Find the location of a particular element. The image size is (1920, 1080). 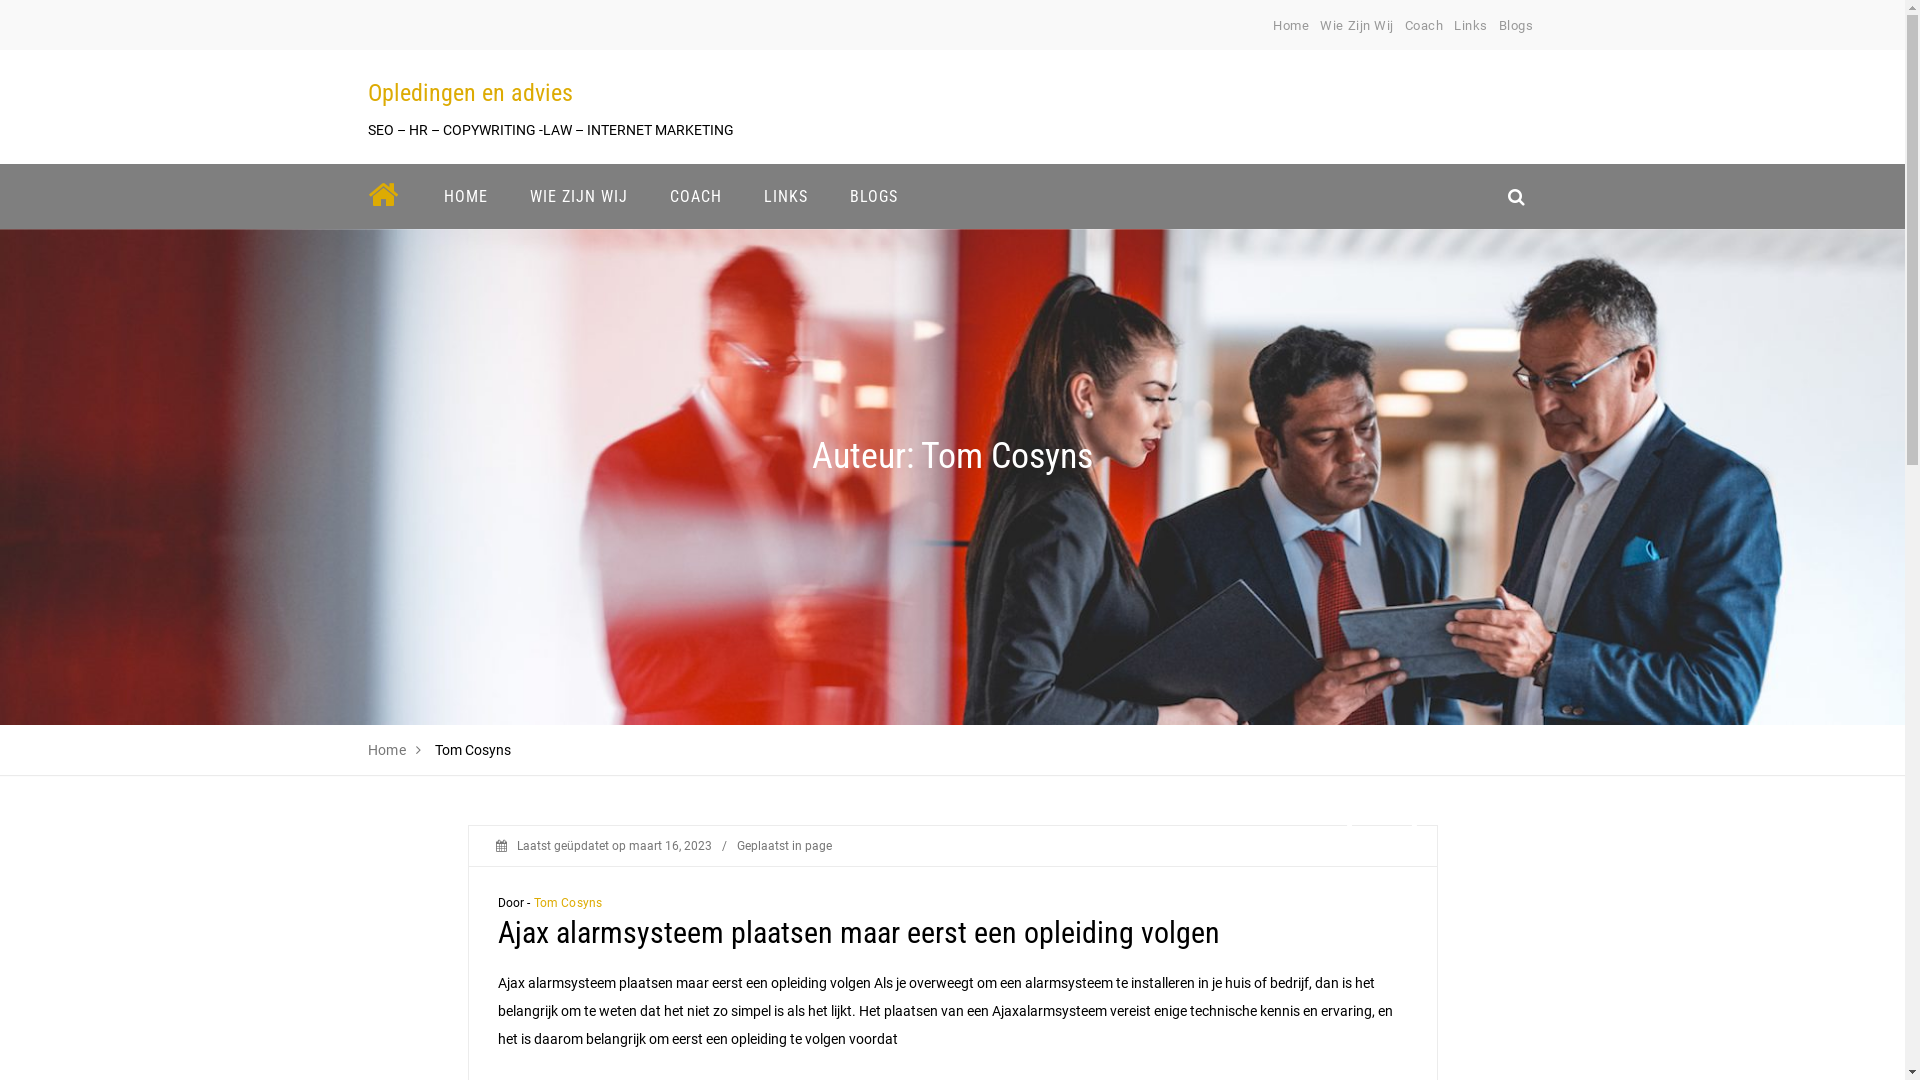

'HOME' is located at coordinates (464, 196).